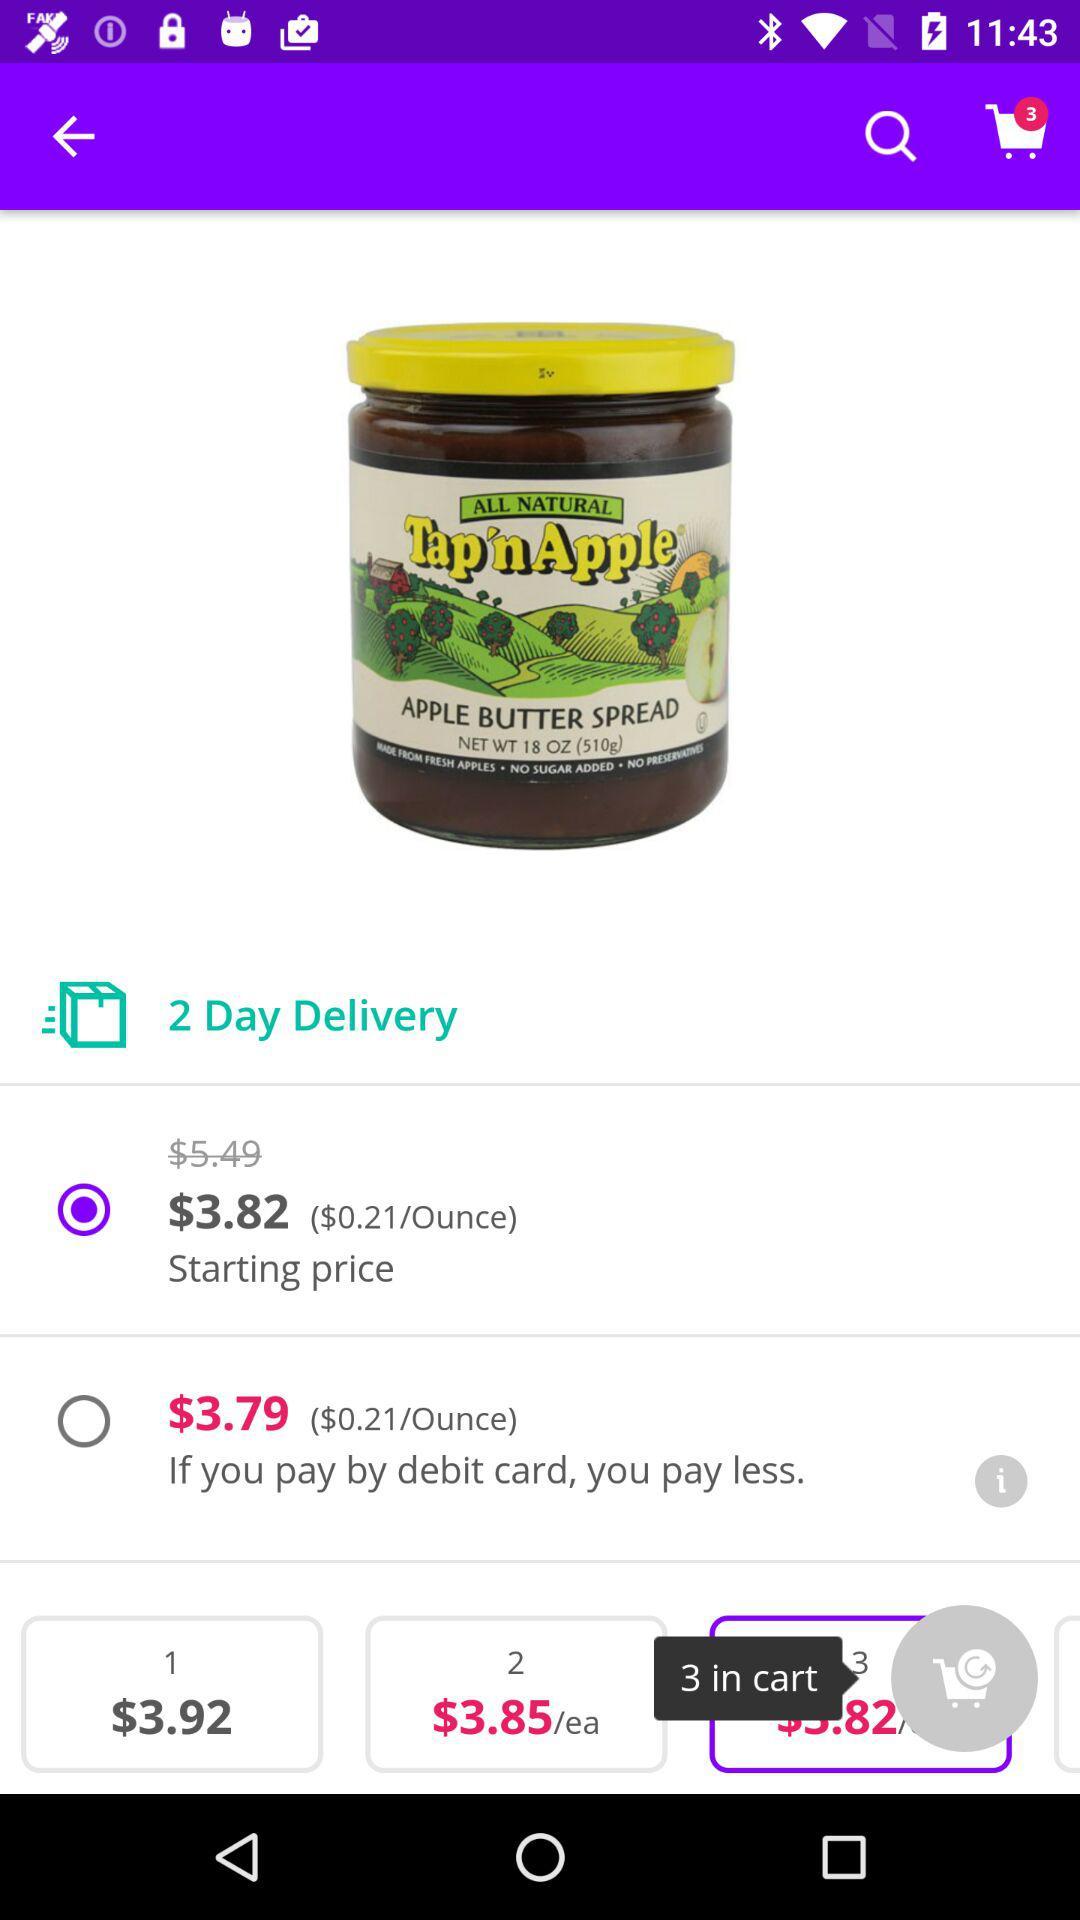  What do you see at coordinates (963, 1678) in the screenshot?
I see `the icon next to the 3 item` at bounding box center [963, 1678].